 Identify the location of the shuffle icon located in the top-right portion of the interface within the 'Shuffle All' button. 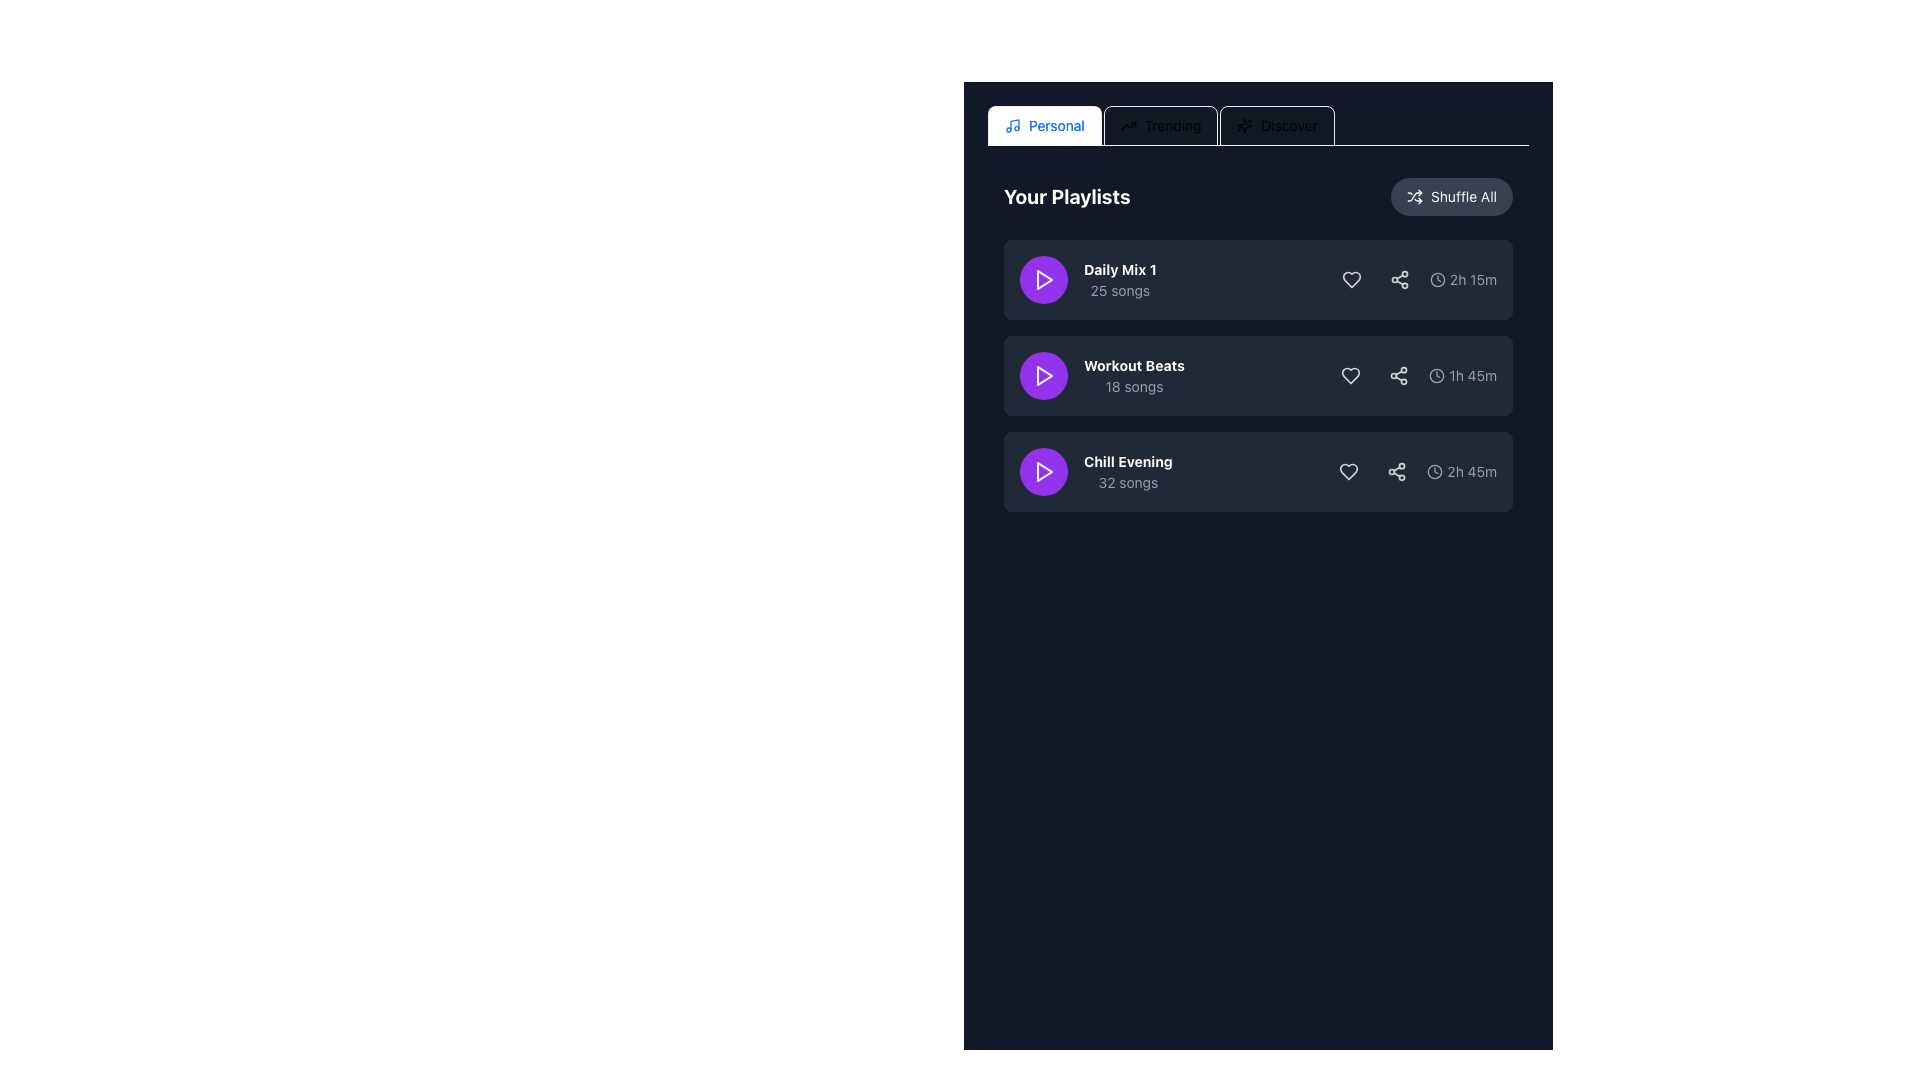
(1414, 196).